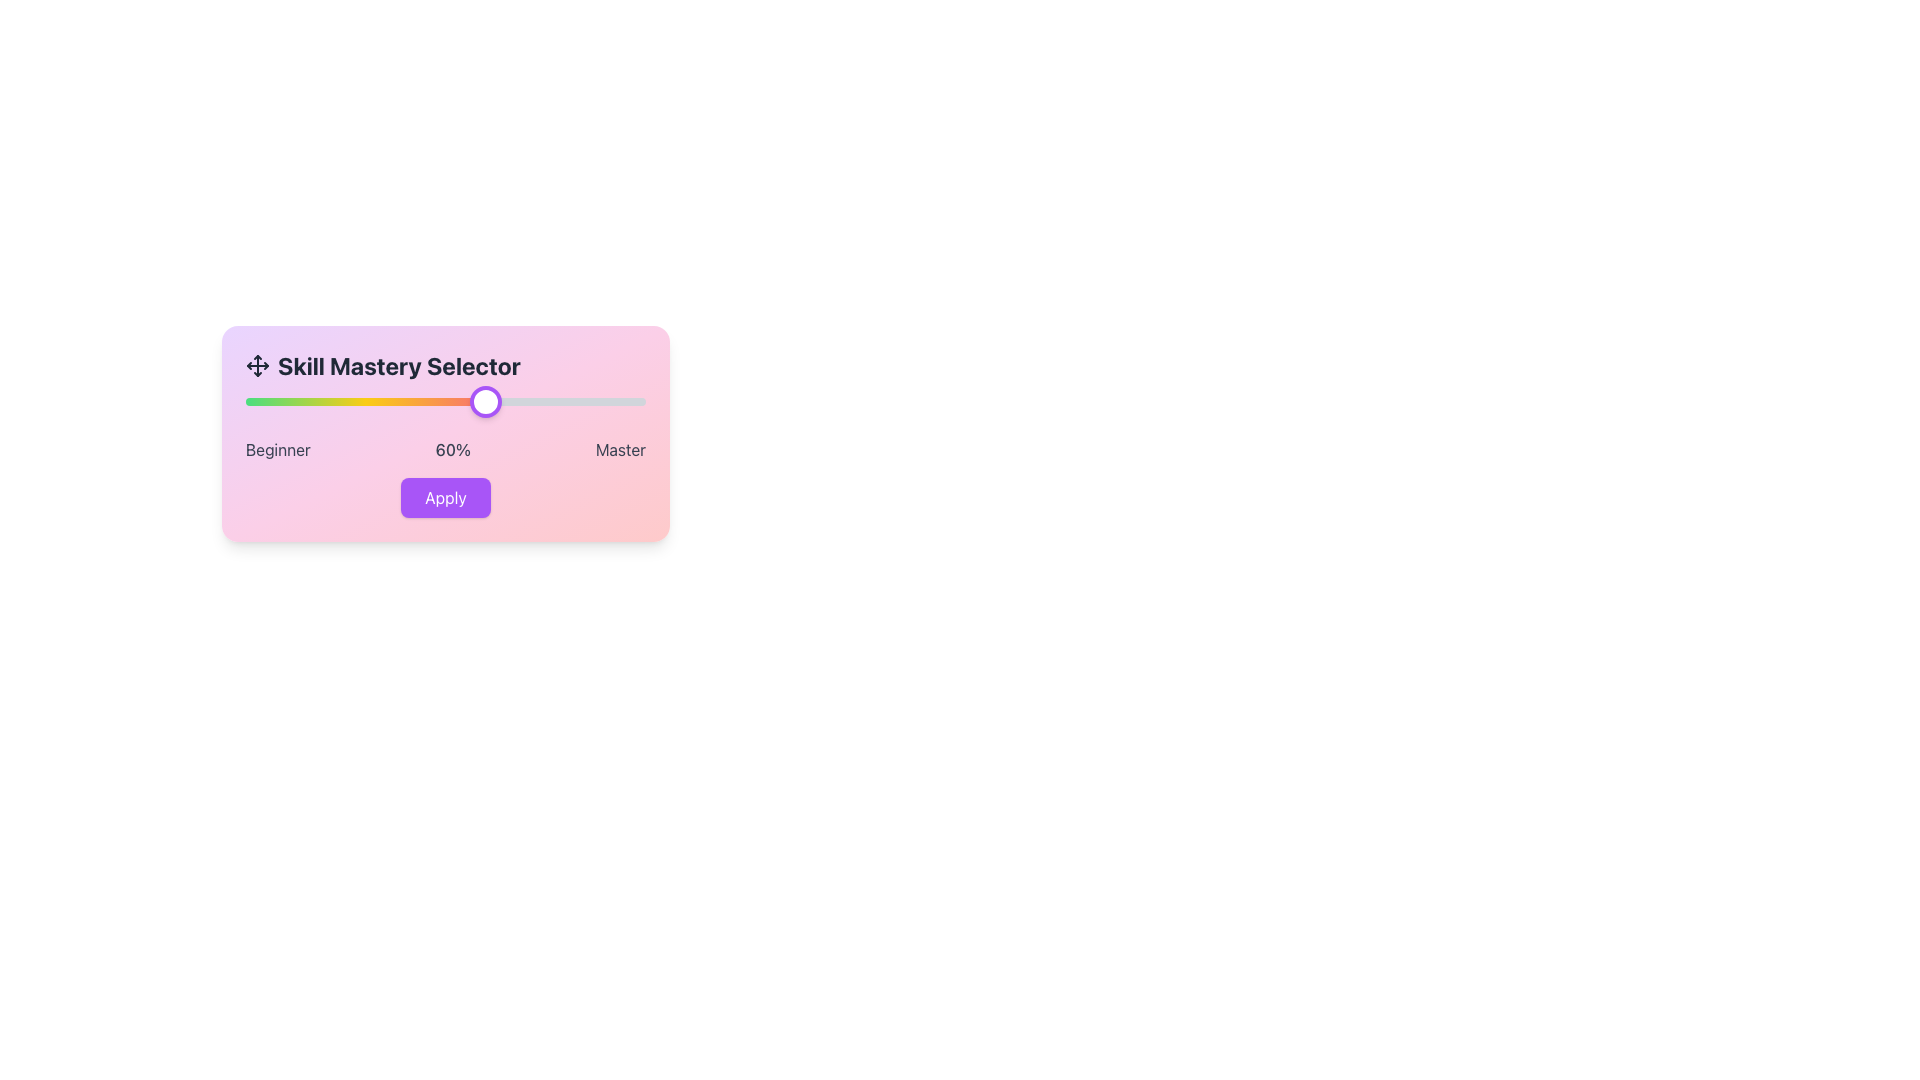 The image size is (1920, 1080). I want to click on the skill mastery level, so click(513, 401).